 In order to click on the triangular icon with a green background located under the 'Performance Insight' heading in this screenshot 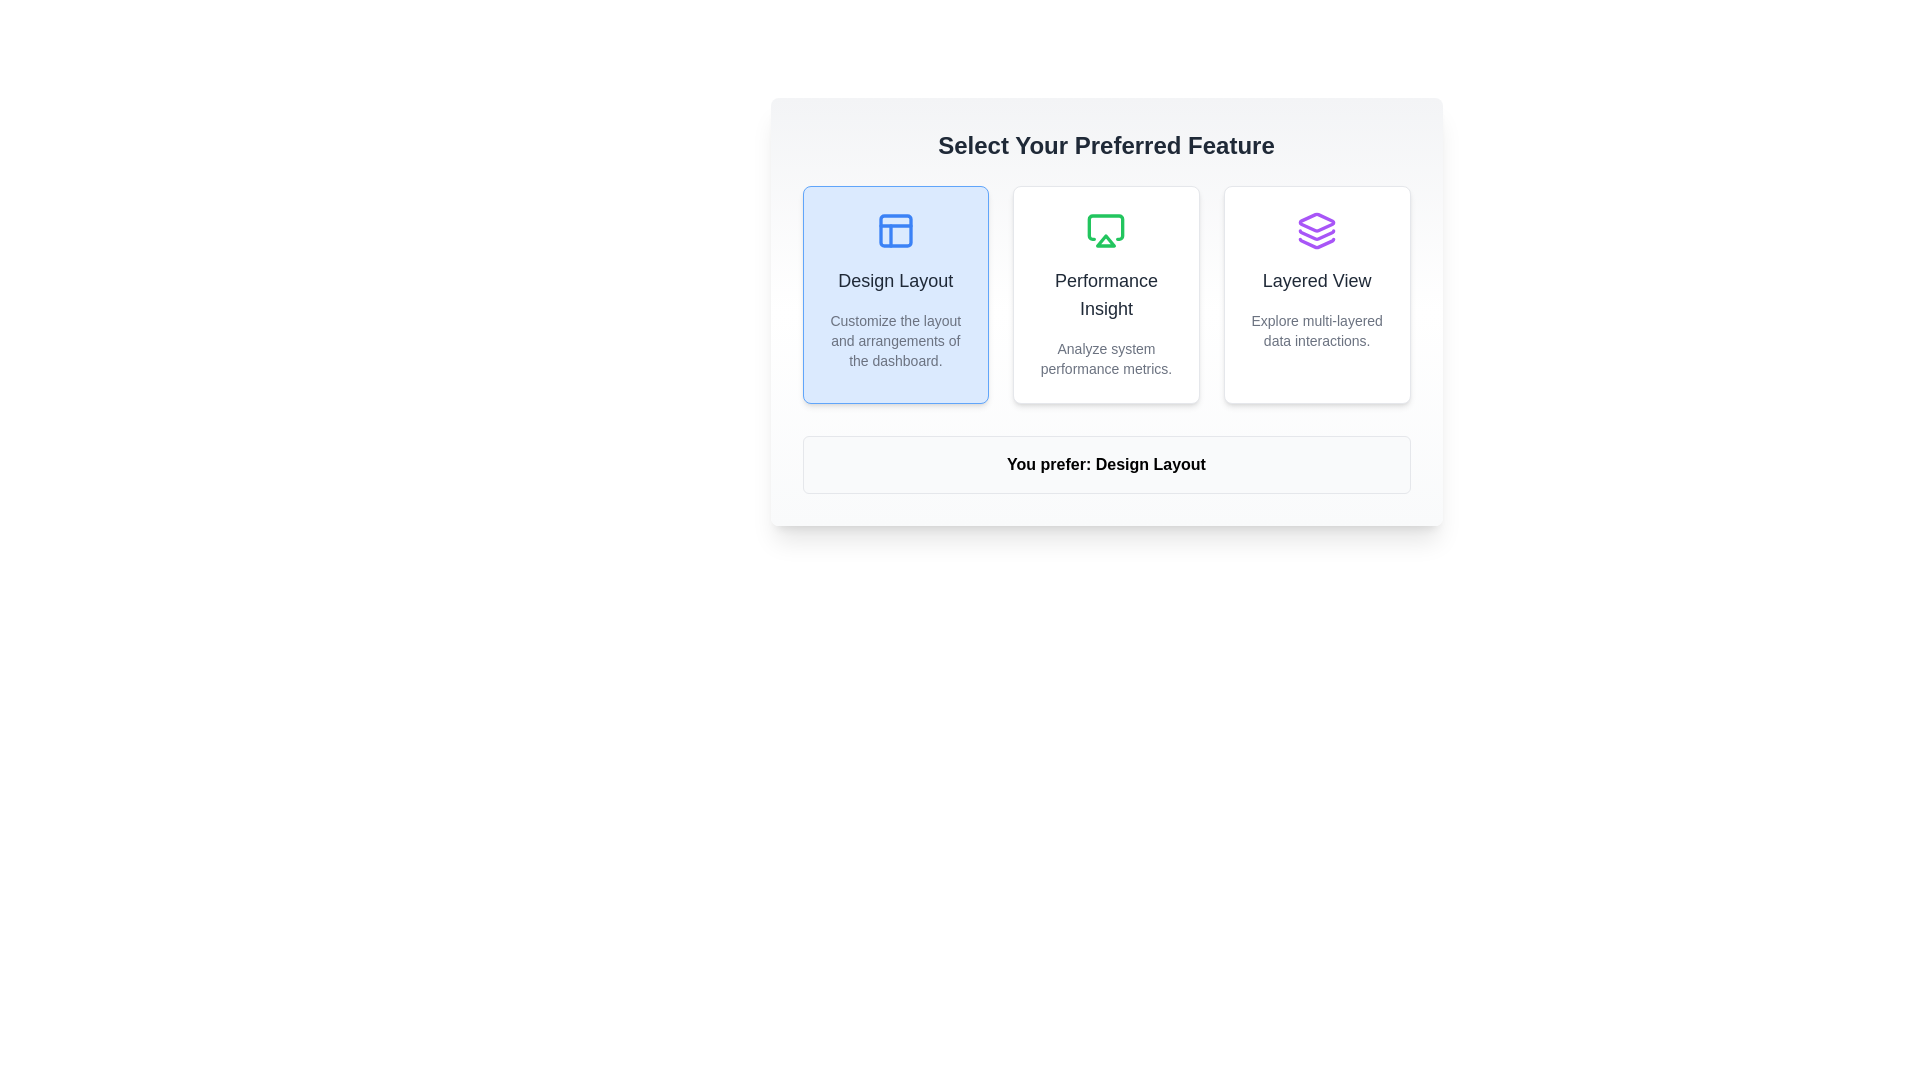, I will do `click(1105, 239)`.